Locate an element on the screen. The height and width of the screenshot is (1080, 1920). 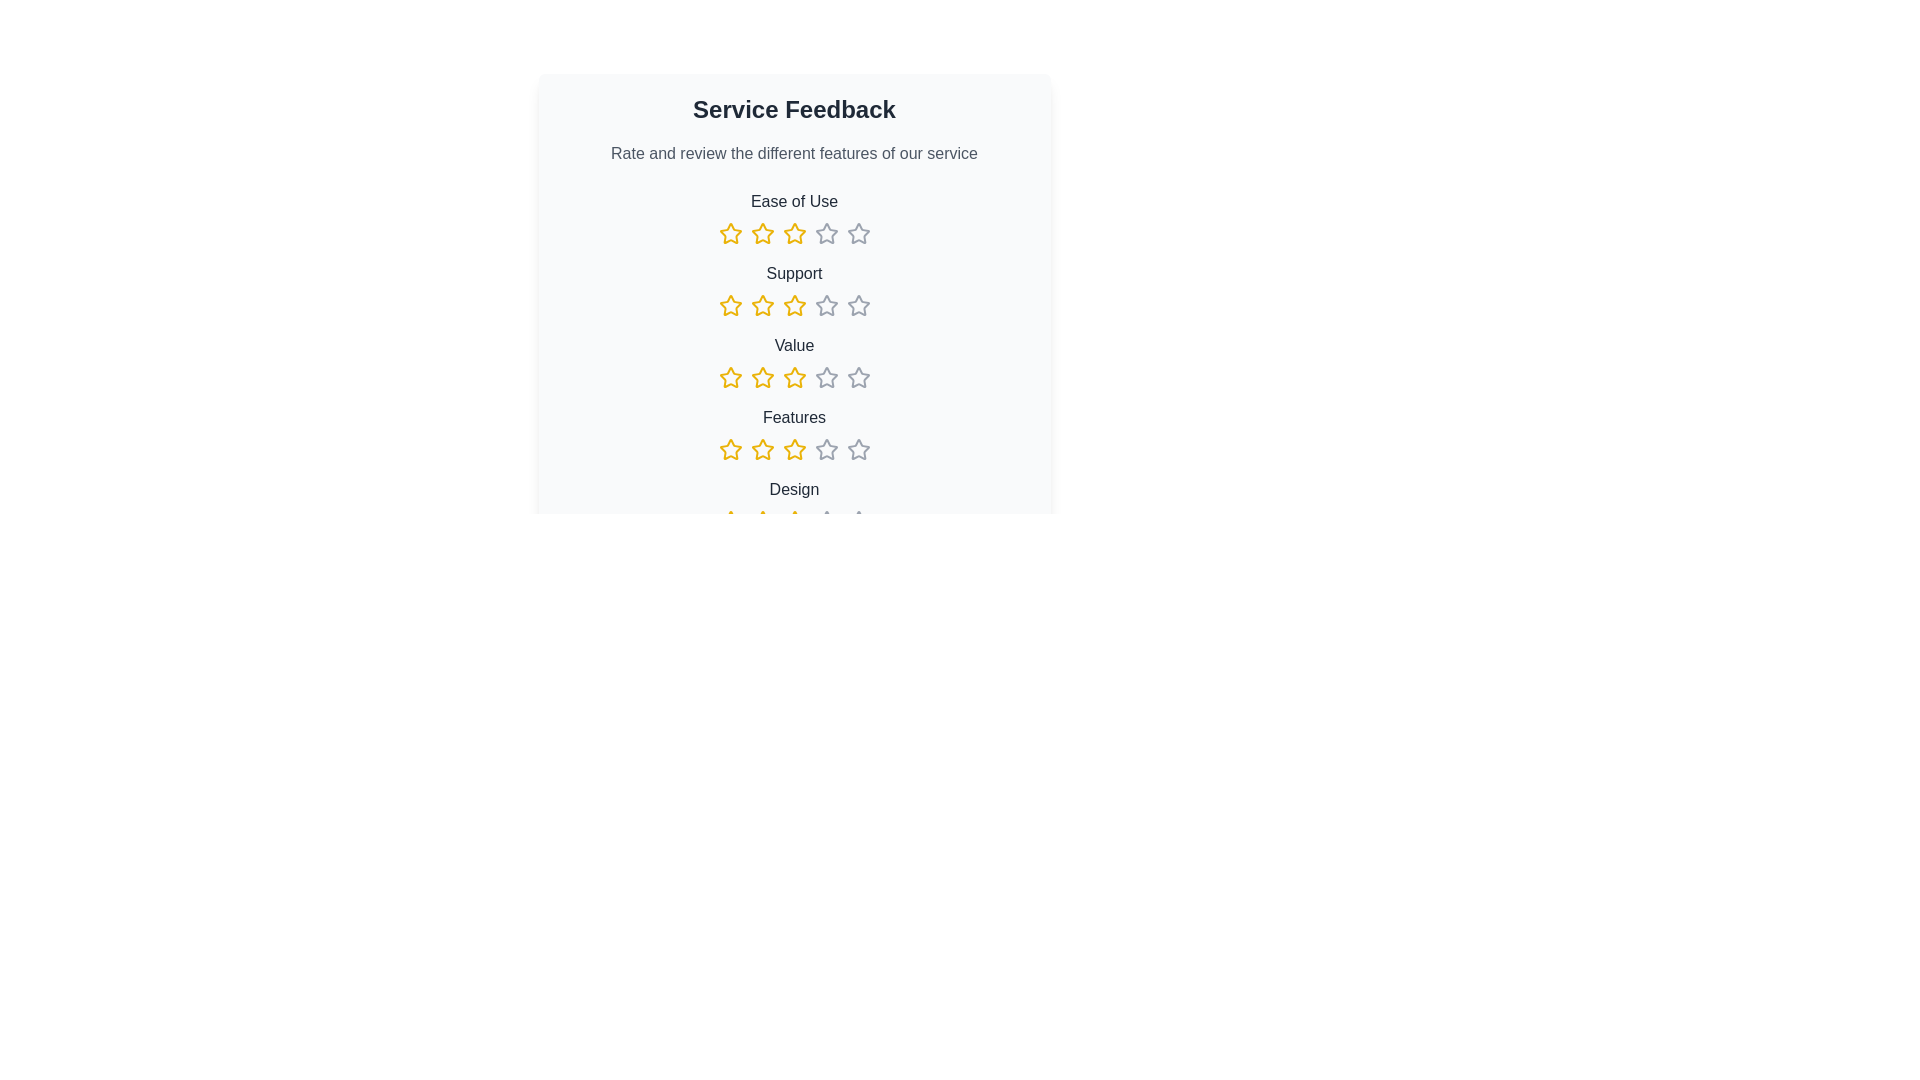
the third star icon in the row for the 'Features' rating is located at coordinates (793, 448).